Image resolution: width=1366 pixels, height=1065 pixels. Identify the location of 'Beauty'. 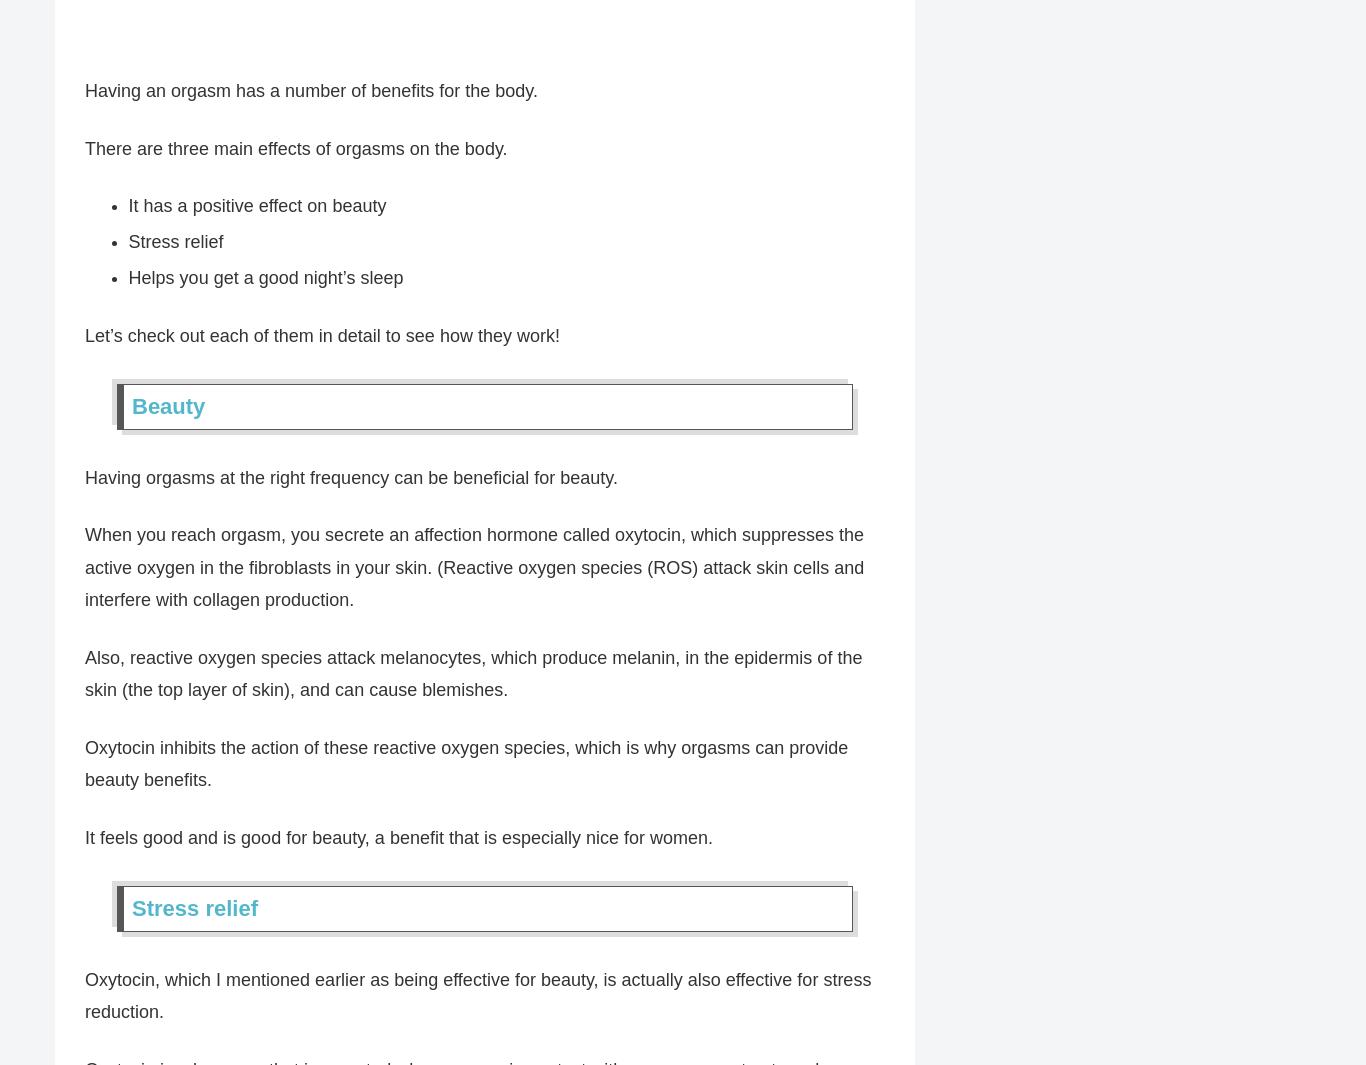
(167, 407).